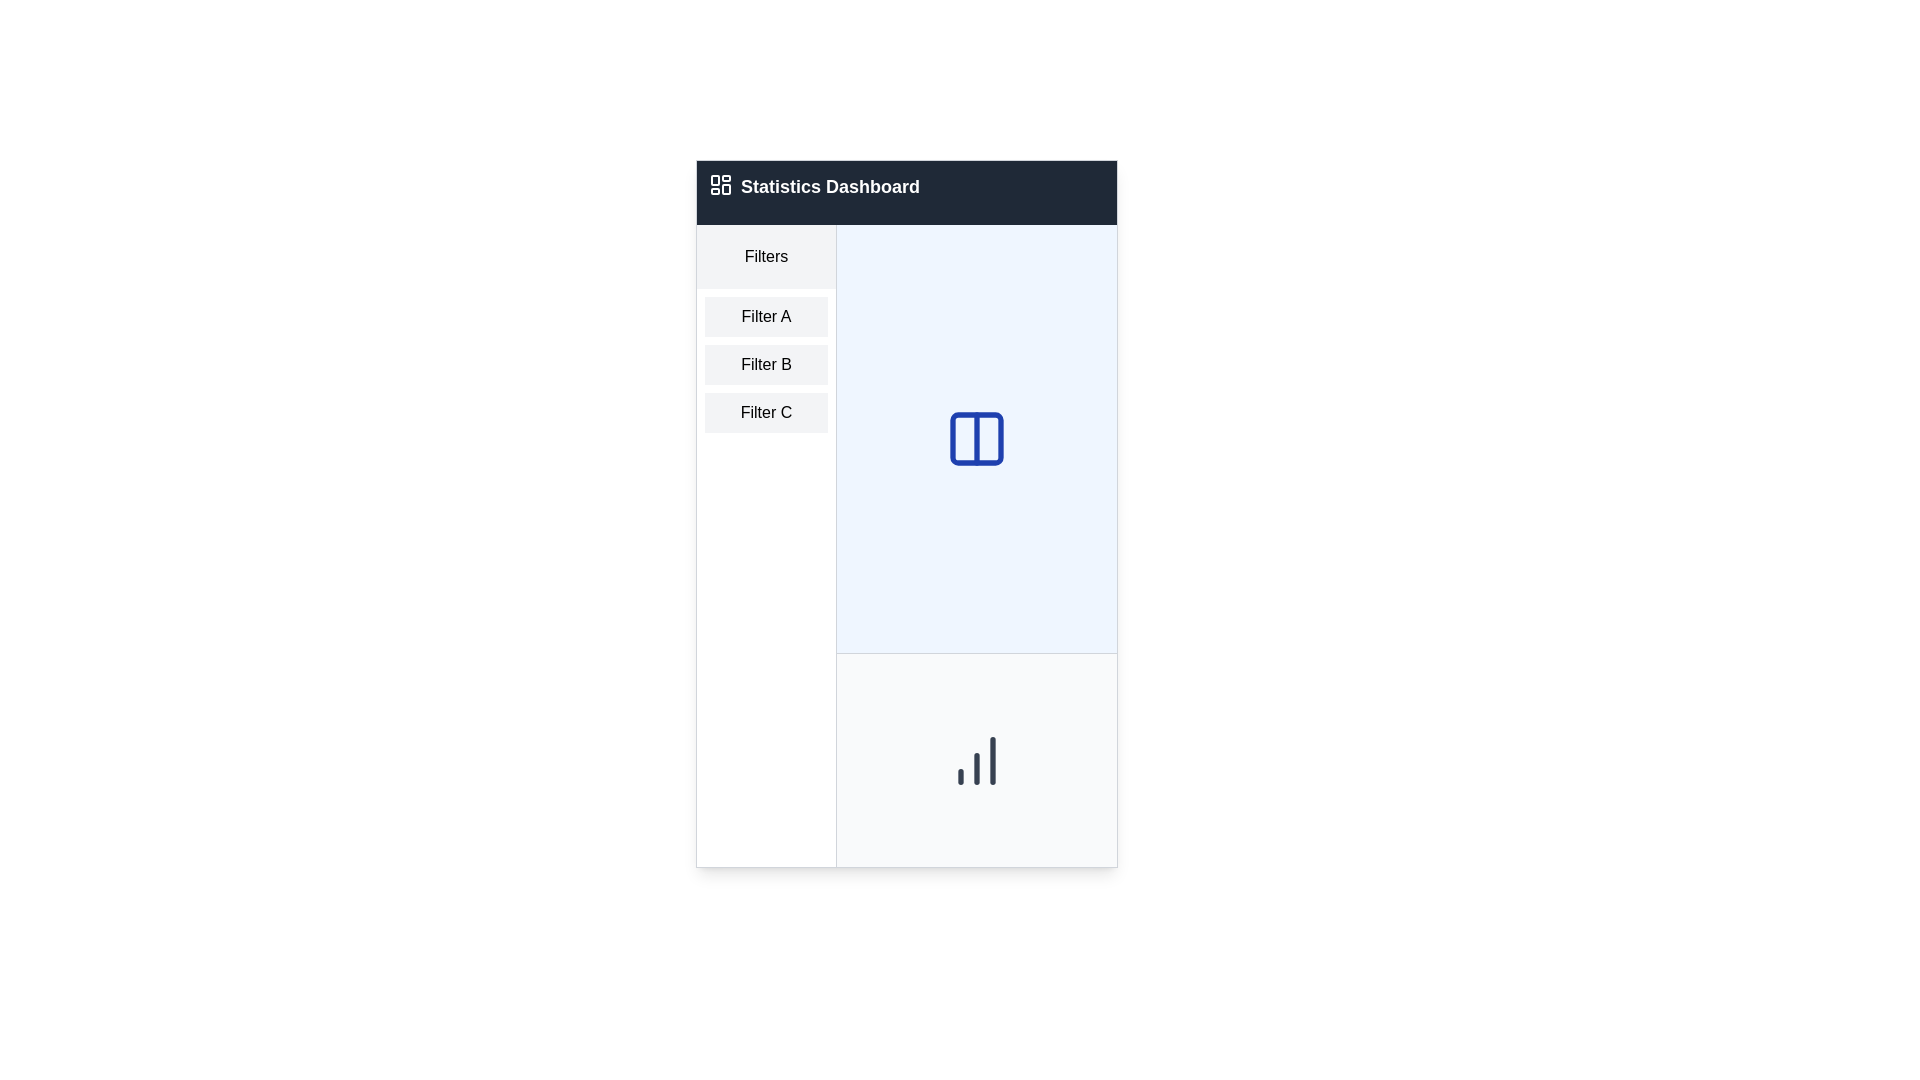  What do you see at coordinates (976, 438) in the screenshot?
I see `the SVG icon with a blue color, which is visually divided into two equal parts by a vertical line, located in the center of a light blue background` at bounding box center [976, 438].